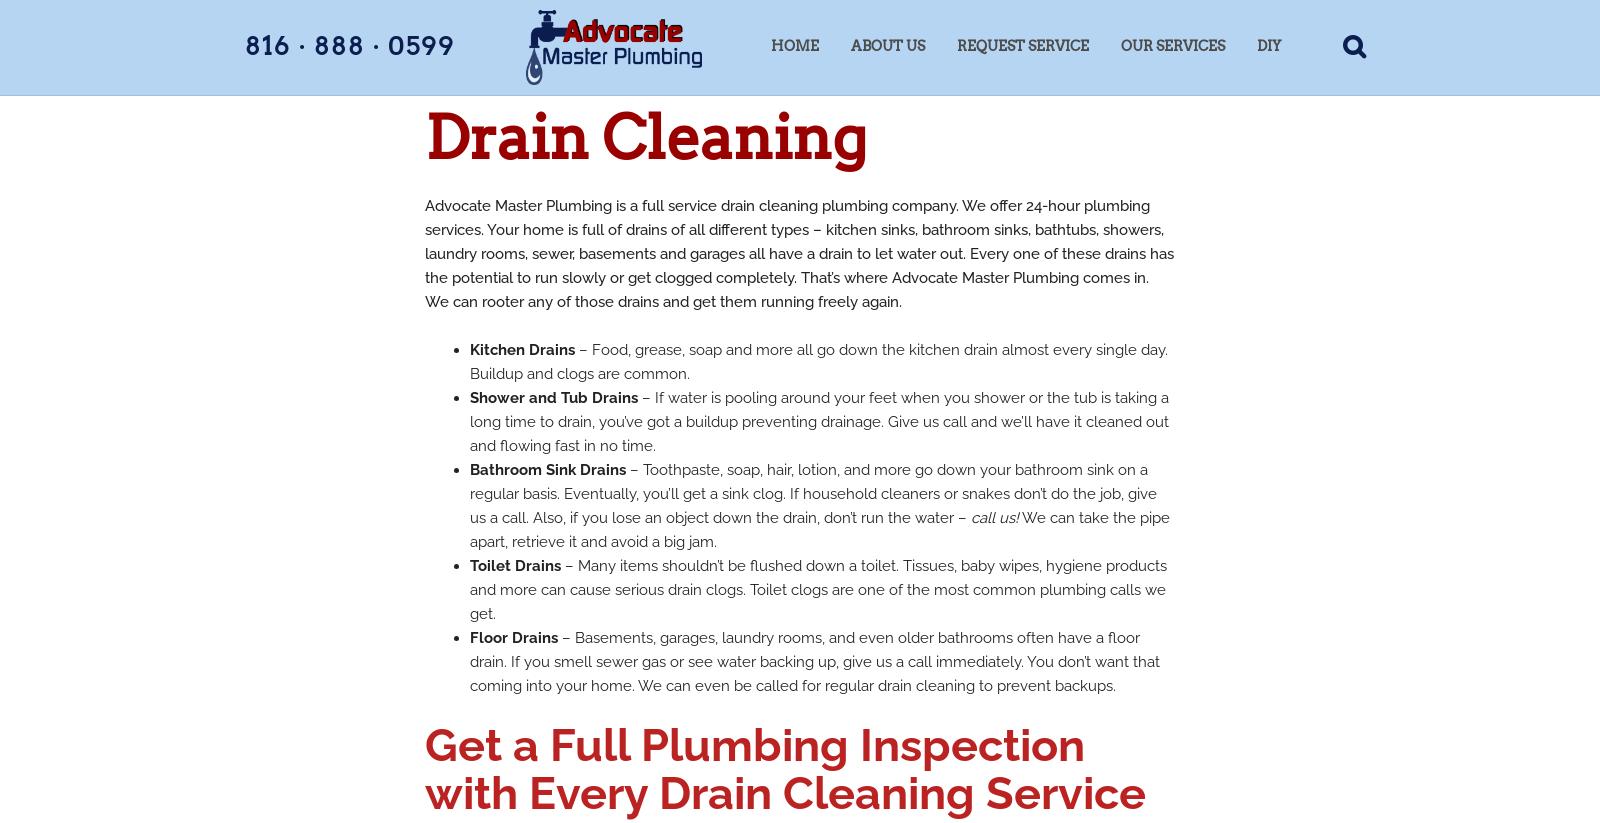 This screenshot has height=823, width=1600. Describe the element at coordinates (818, 362) in the screenshot. I see `'– Food, grease, soap and more all go down the kitchen drain almost every single day. Buildup and clogs are common.'` at that location.